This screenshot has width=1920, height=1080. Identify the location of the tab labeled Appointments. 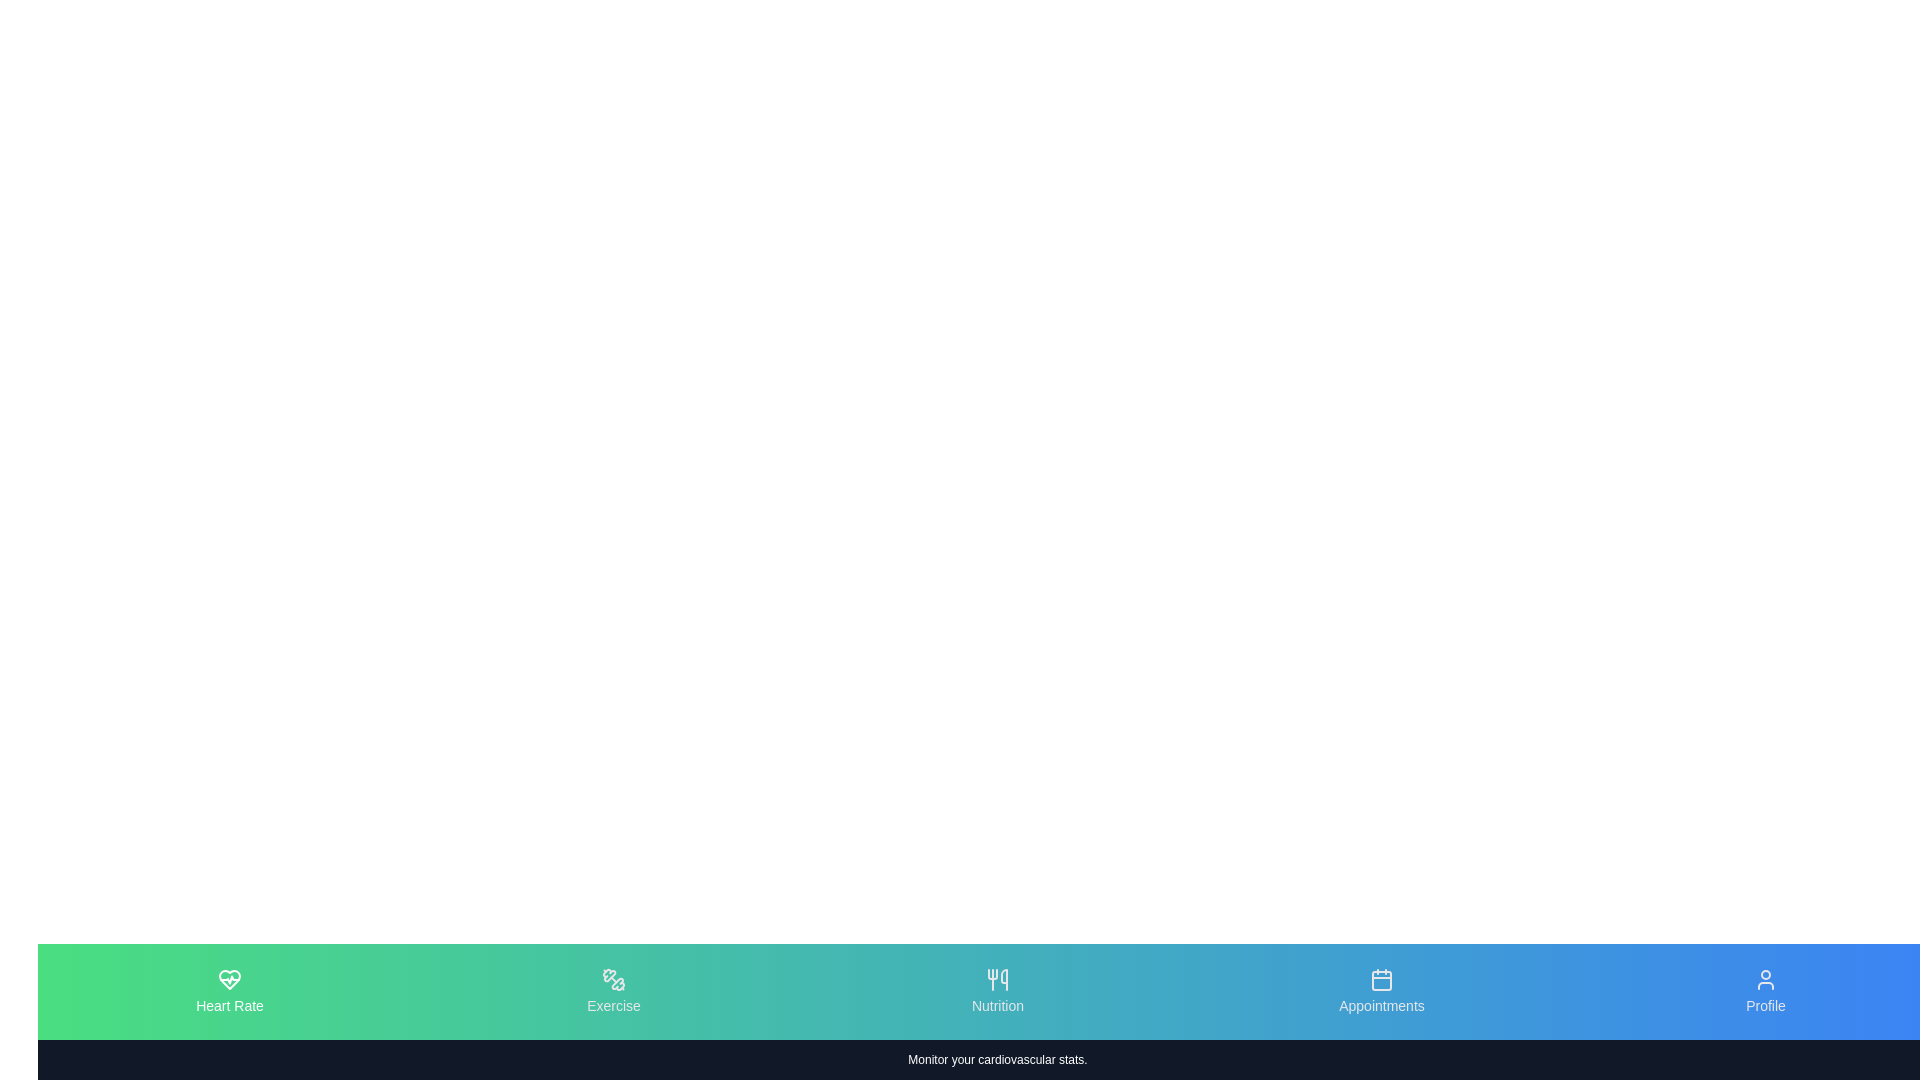
(1381, 991).